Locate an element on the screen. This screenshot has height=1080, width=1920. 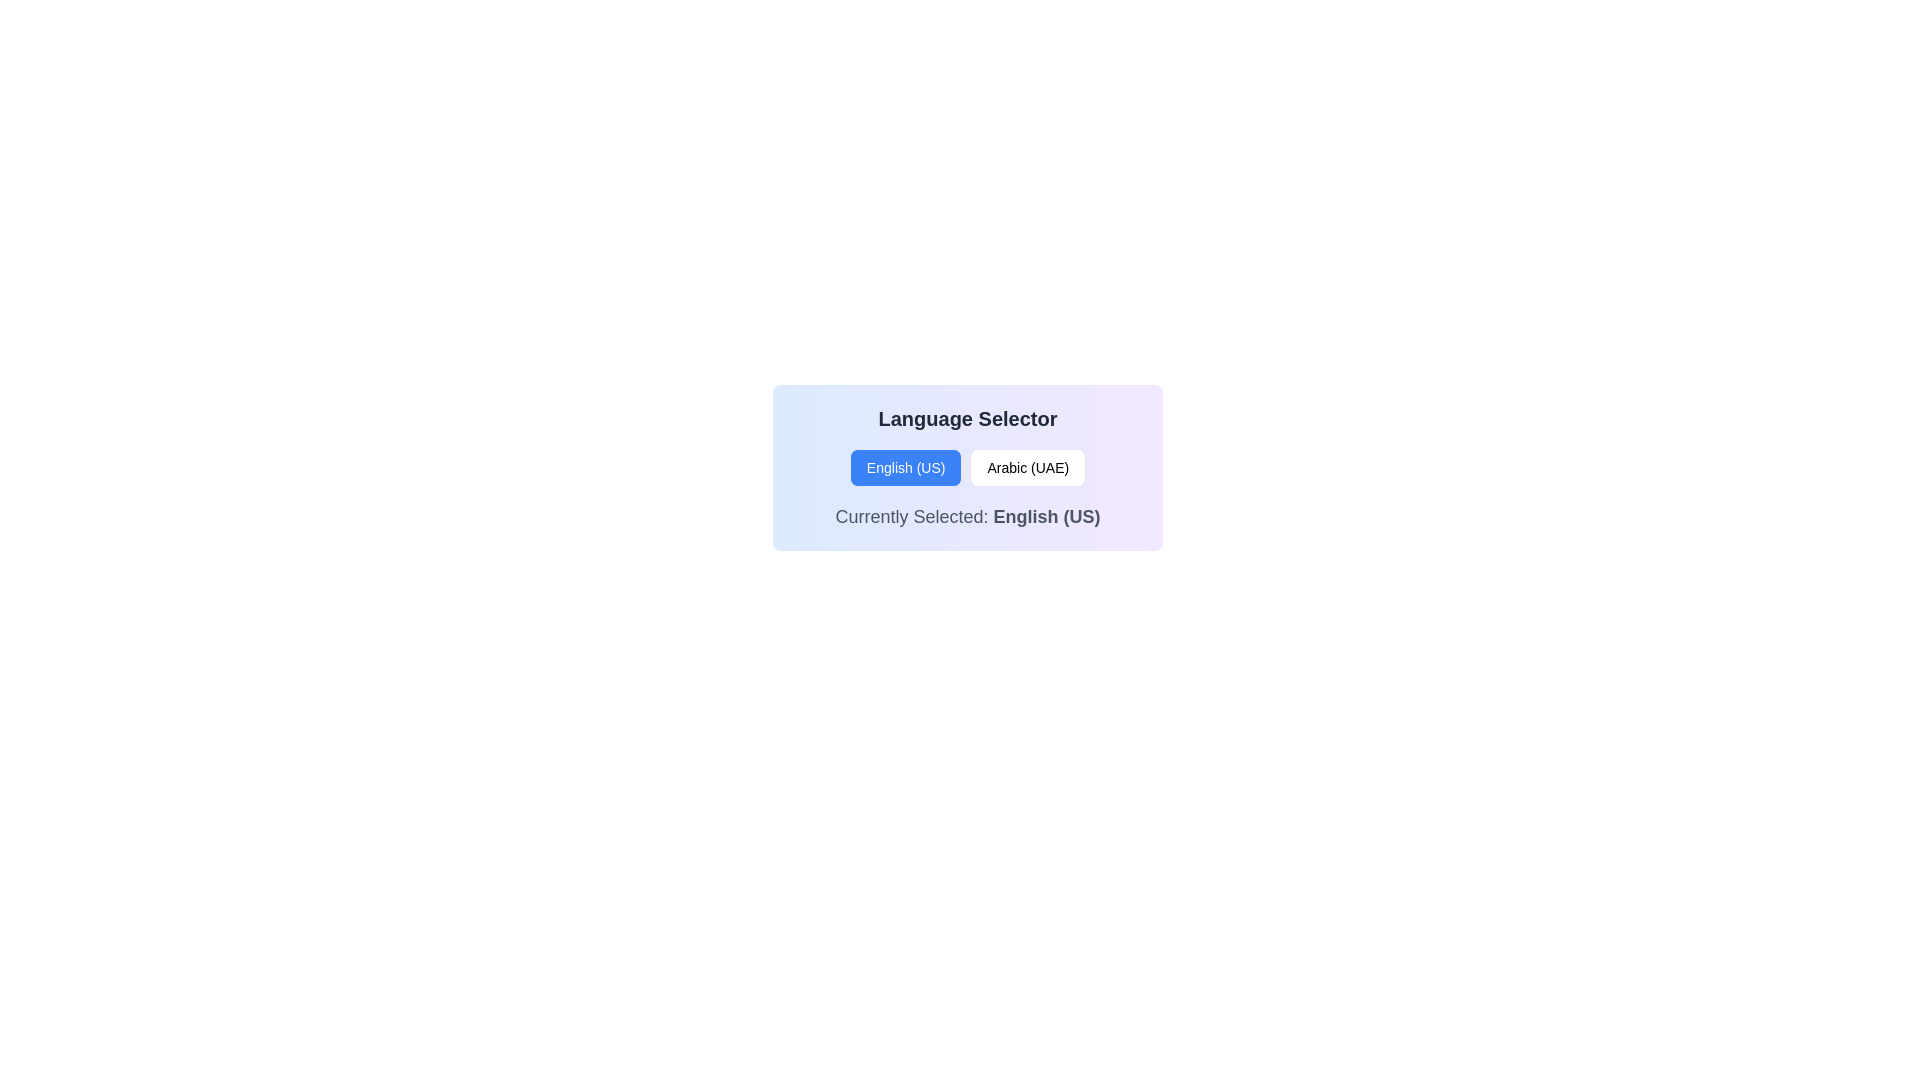
the static text element displaying 'English (US)', which is bolded and greyish, located within the text 'Currently Selected: English (US)' in the language selection interface is located at coordinates (1045, 515).